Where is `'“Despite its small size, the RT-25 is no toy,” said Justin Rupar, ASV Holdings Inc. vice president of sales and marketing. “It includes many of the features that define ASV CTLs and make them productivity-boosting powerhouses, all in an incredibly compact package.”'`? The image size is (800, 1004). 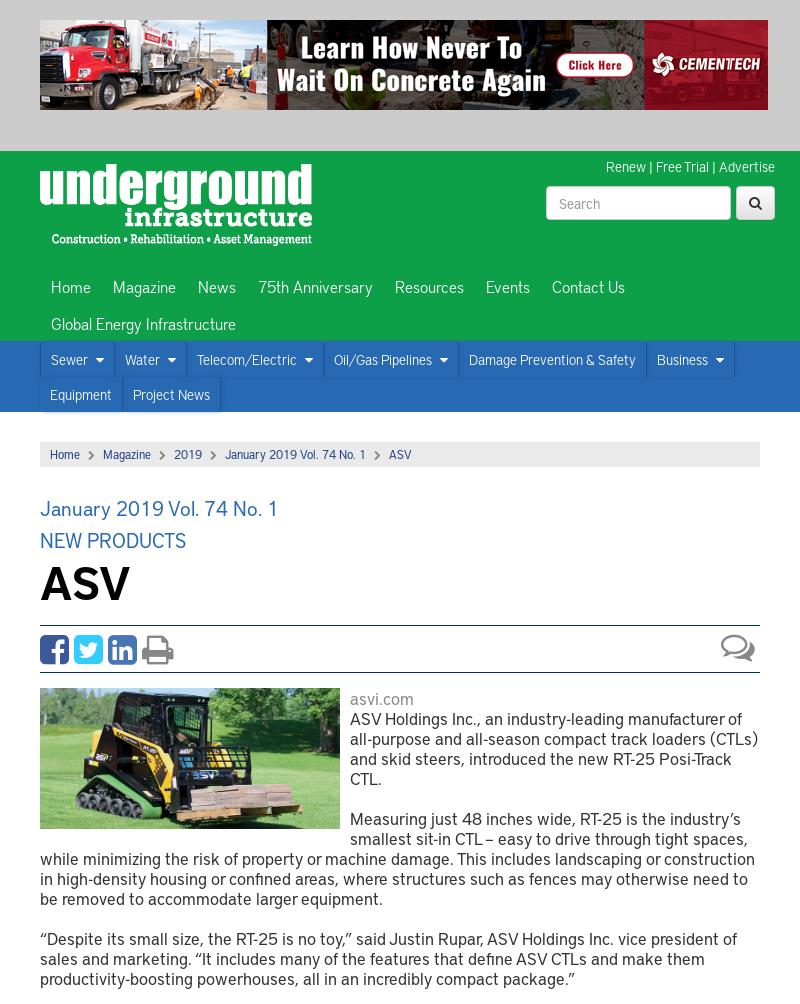 '“Despite its small size, the RT-25 is no toy,” said Justin Rupar, ASV Holdings Inc. vice president of sales and marketing. “It includes many of the features that define ASV CTLs and make them productivity-boosting powerhouses, all in an incredibly compact package.”' is located at coordinates (387, 957).